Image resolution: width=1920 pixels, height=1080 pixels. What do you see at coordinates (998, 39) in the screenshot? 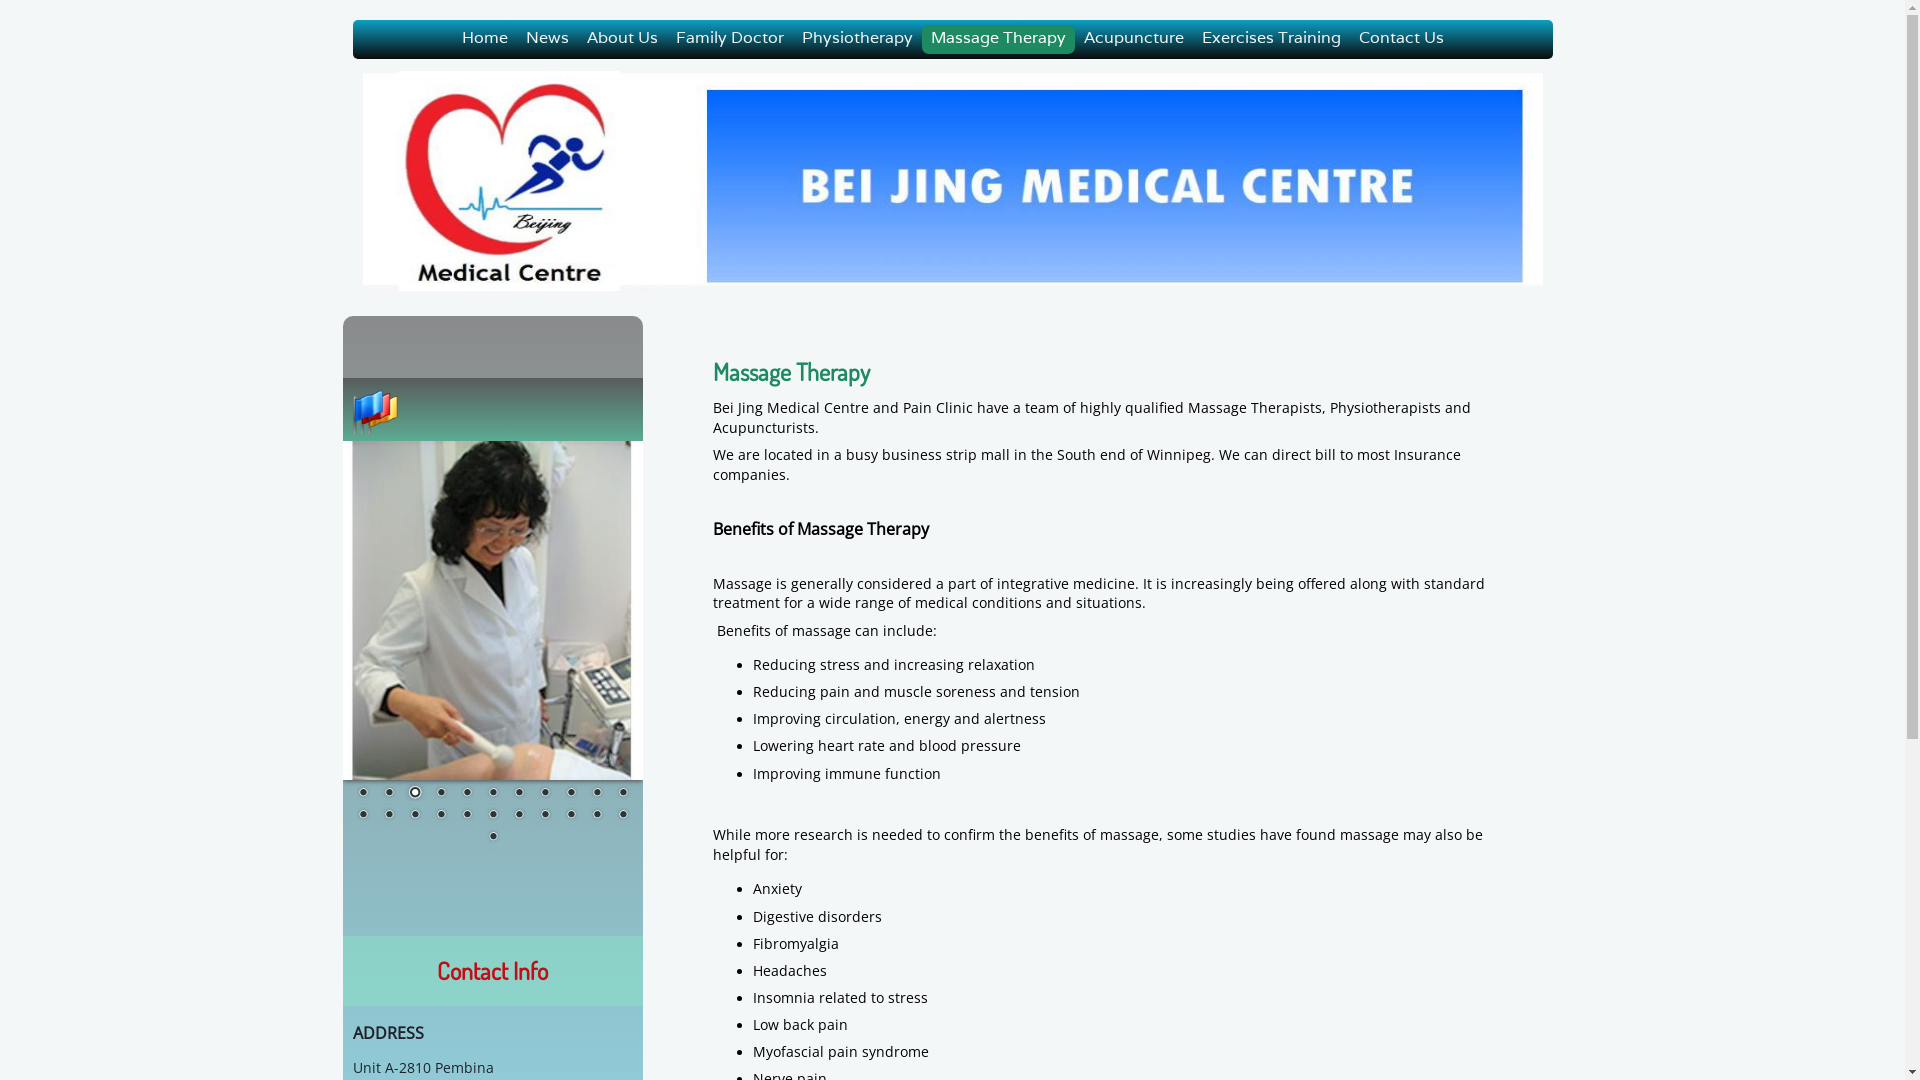
I see `'Massage Therapy'` at bounding box center [998, 39].